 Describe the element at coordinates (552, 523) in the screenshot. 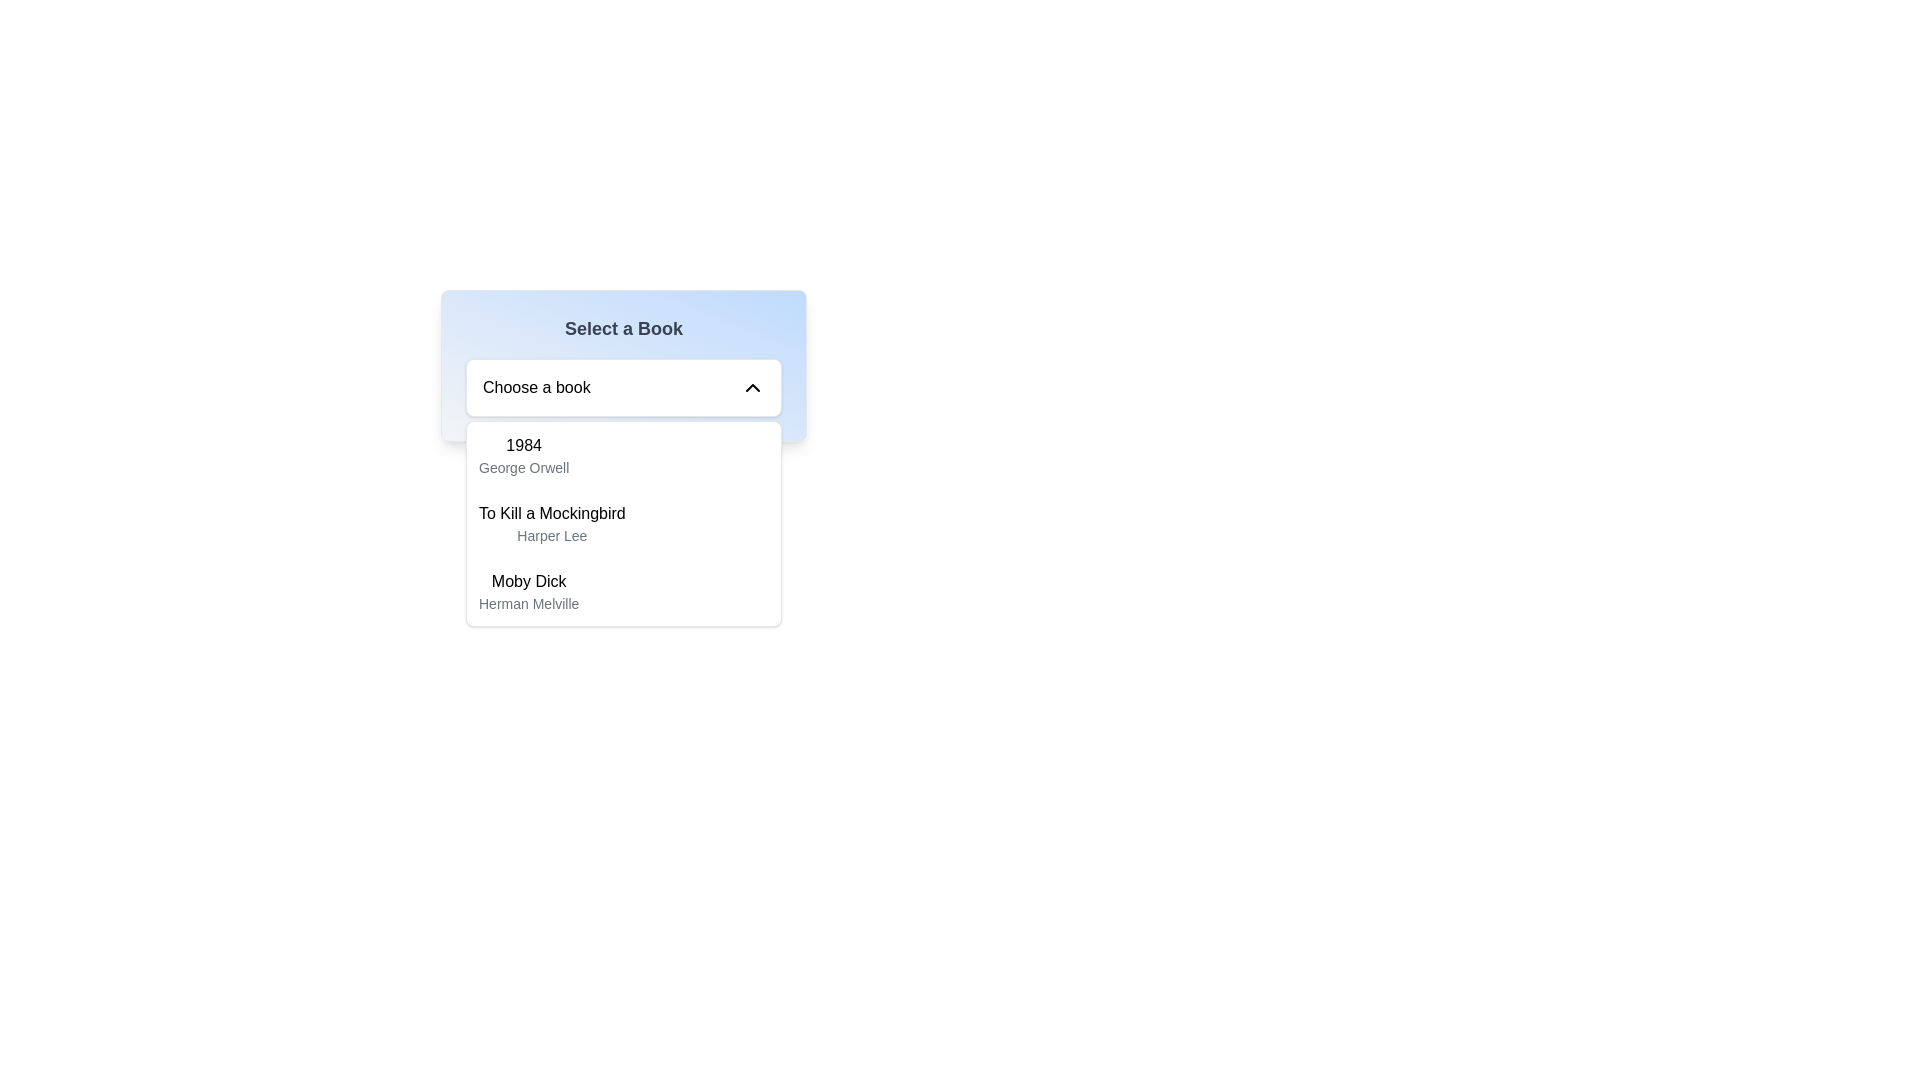

I see `the second item in the dropdown list representing the book option titled 'To Kill a Mockingbird' by 'Harper Lee'` at that location.